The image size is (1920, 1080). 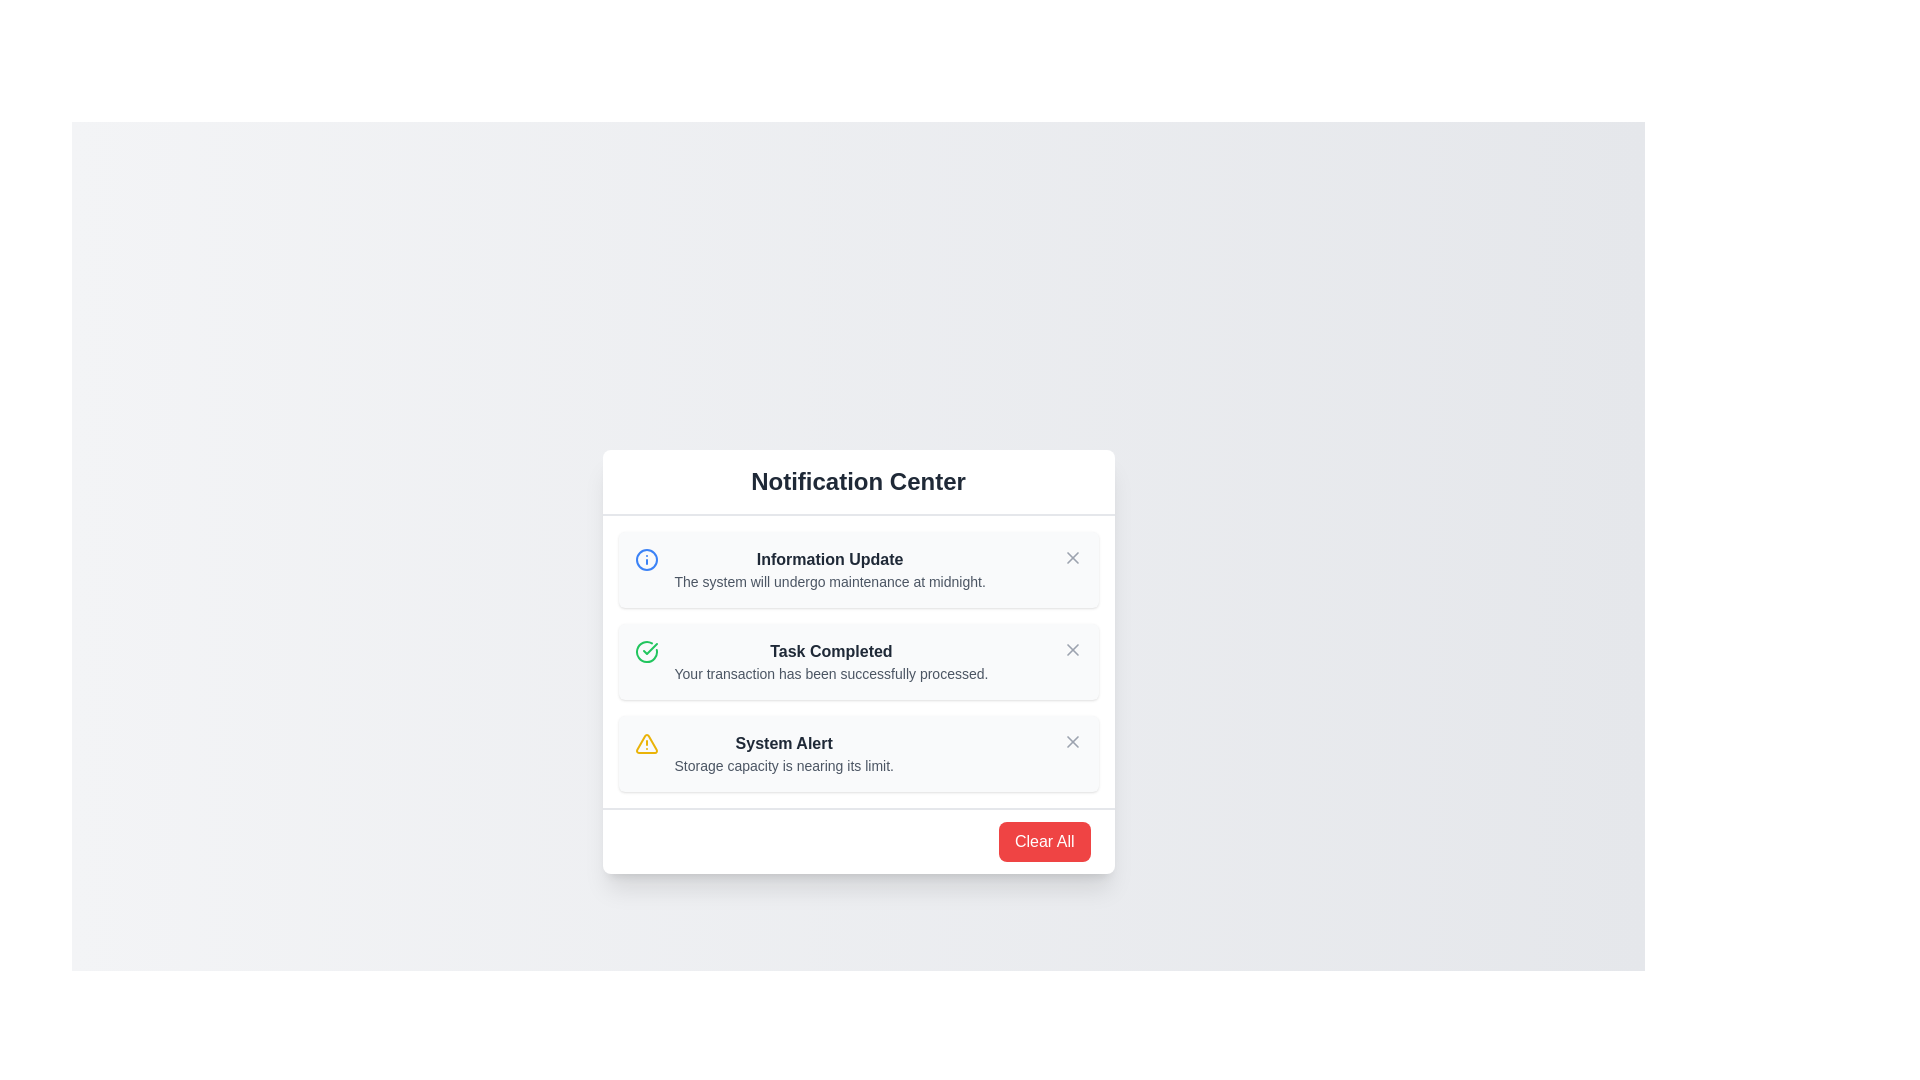 I want to click on the informational icon in the 'Information Update' notification within the 'Notification Center' popup, located at the top-left corner next to the bold text 'Information Update', so click(x=646, y=559).